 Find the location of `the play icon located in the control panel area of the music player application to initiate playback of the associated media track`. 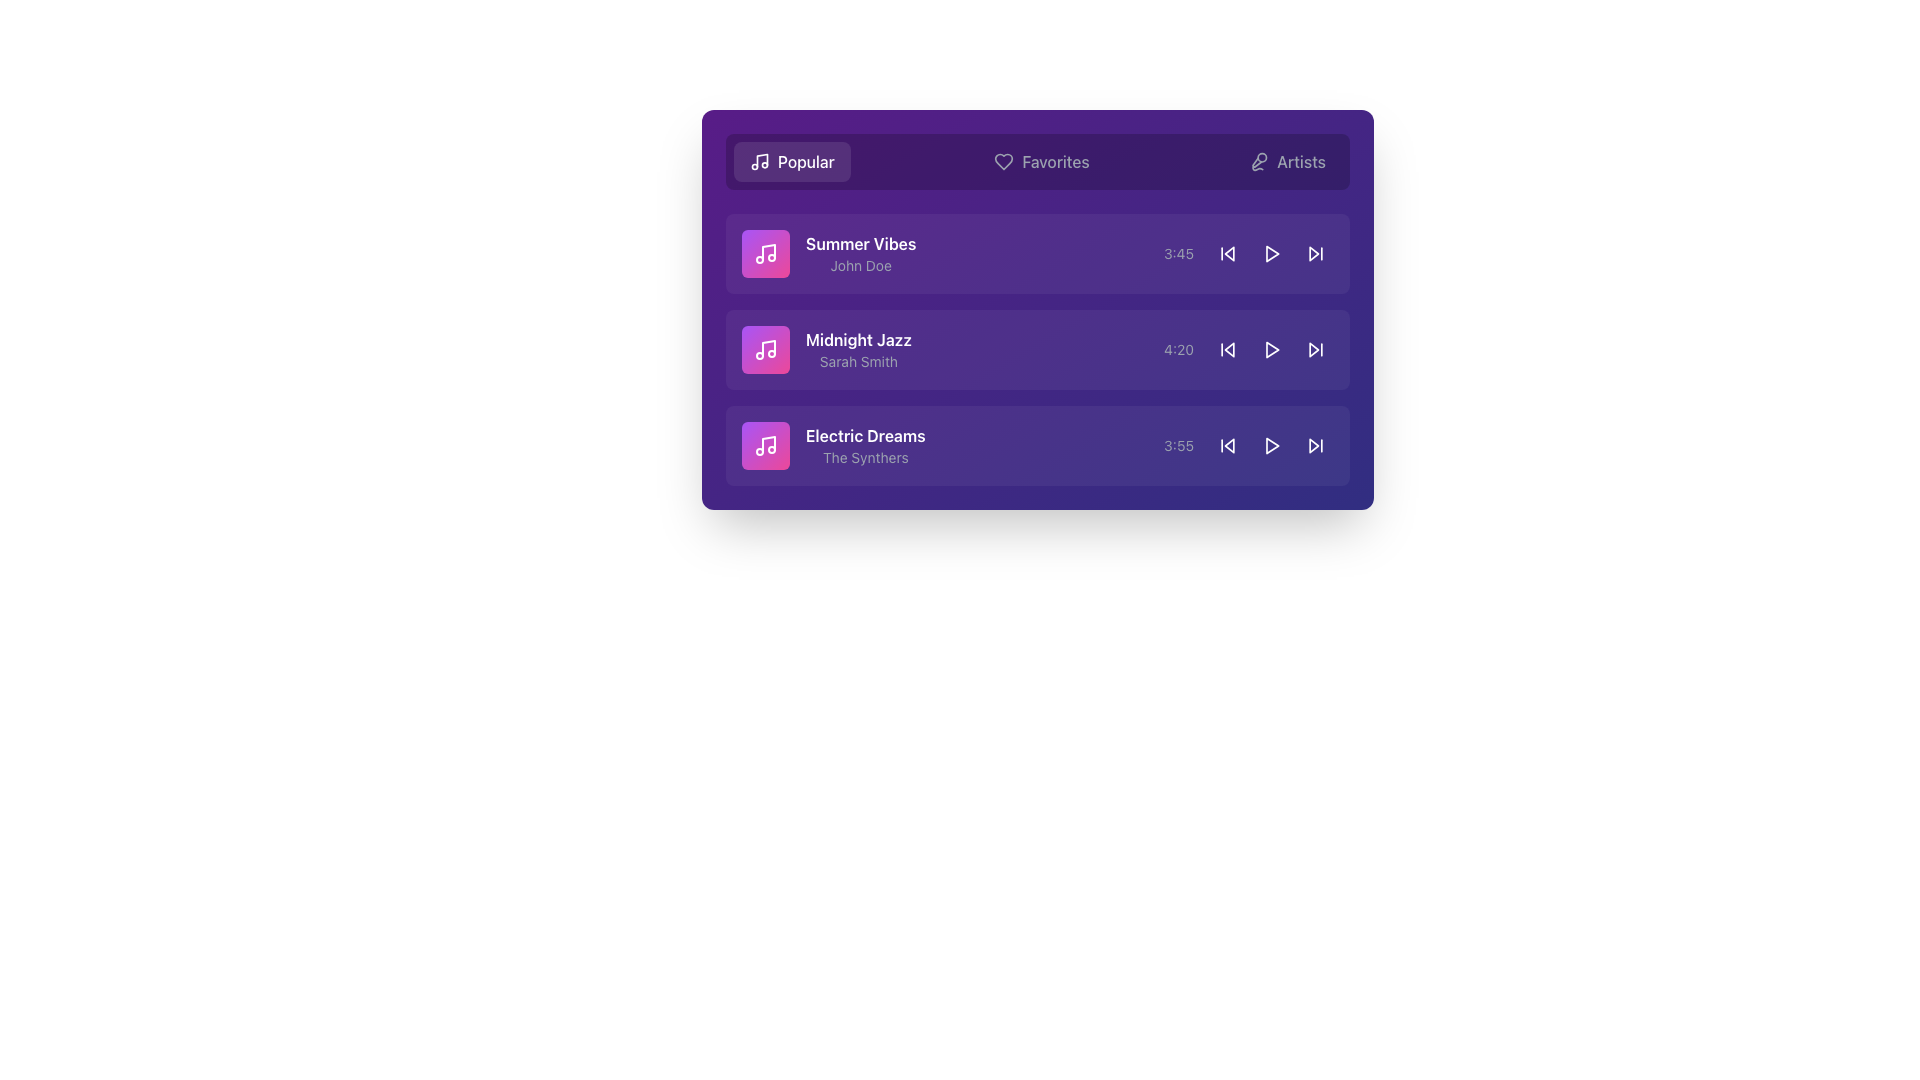

the play icon located in the control panel area of the music player application to initiate playback of the associated media track is located at coordinates (1271, 253).